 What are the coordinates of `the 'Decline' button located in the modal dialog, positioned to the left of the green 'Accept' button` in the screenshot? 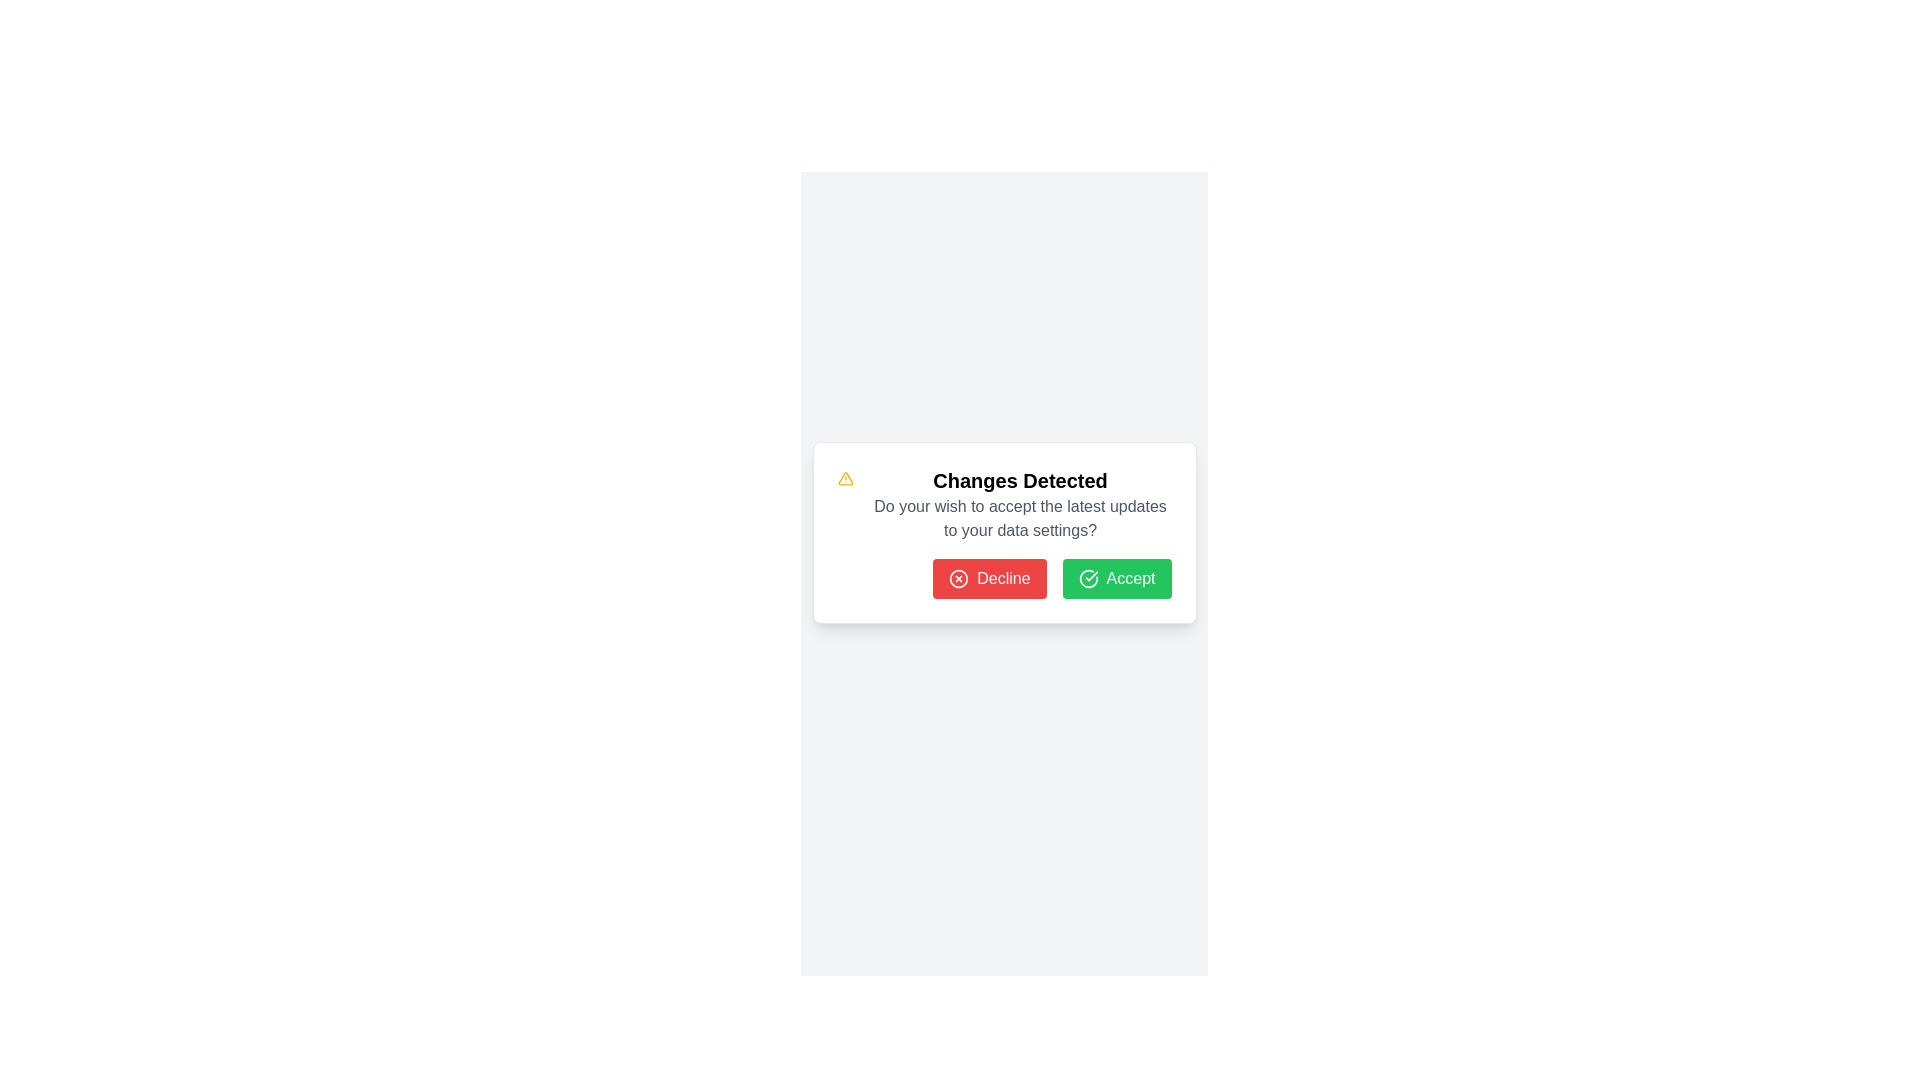 It's located at (989, 578).